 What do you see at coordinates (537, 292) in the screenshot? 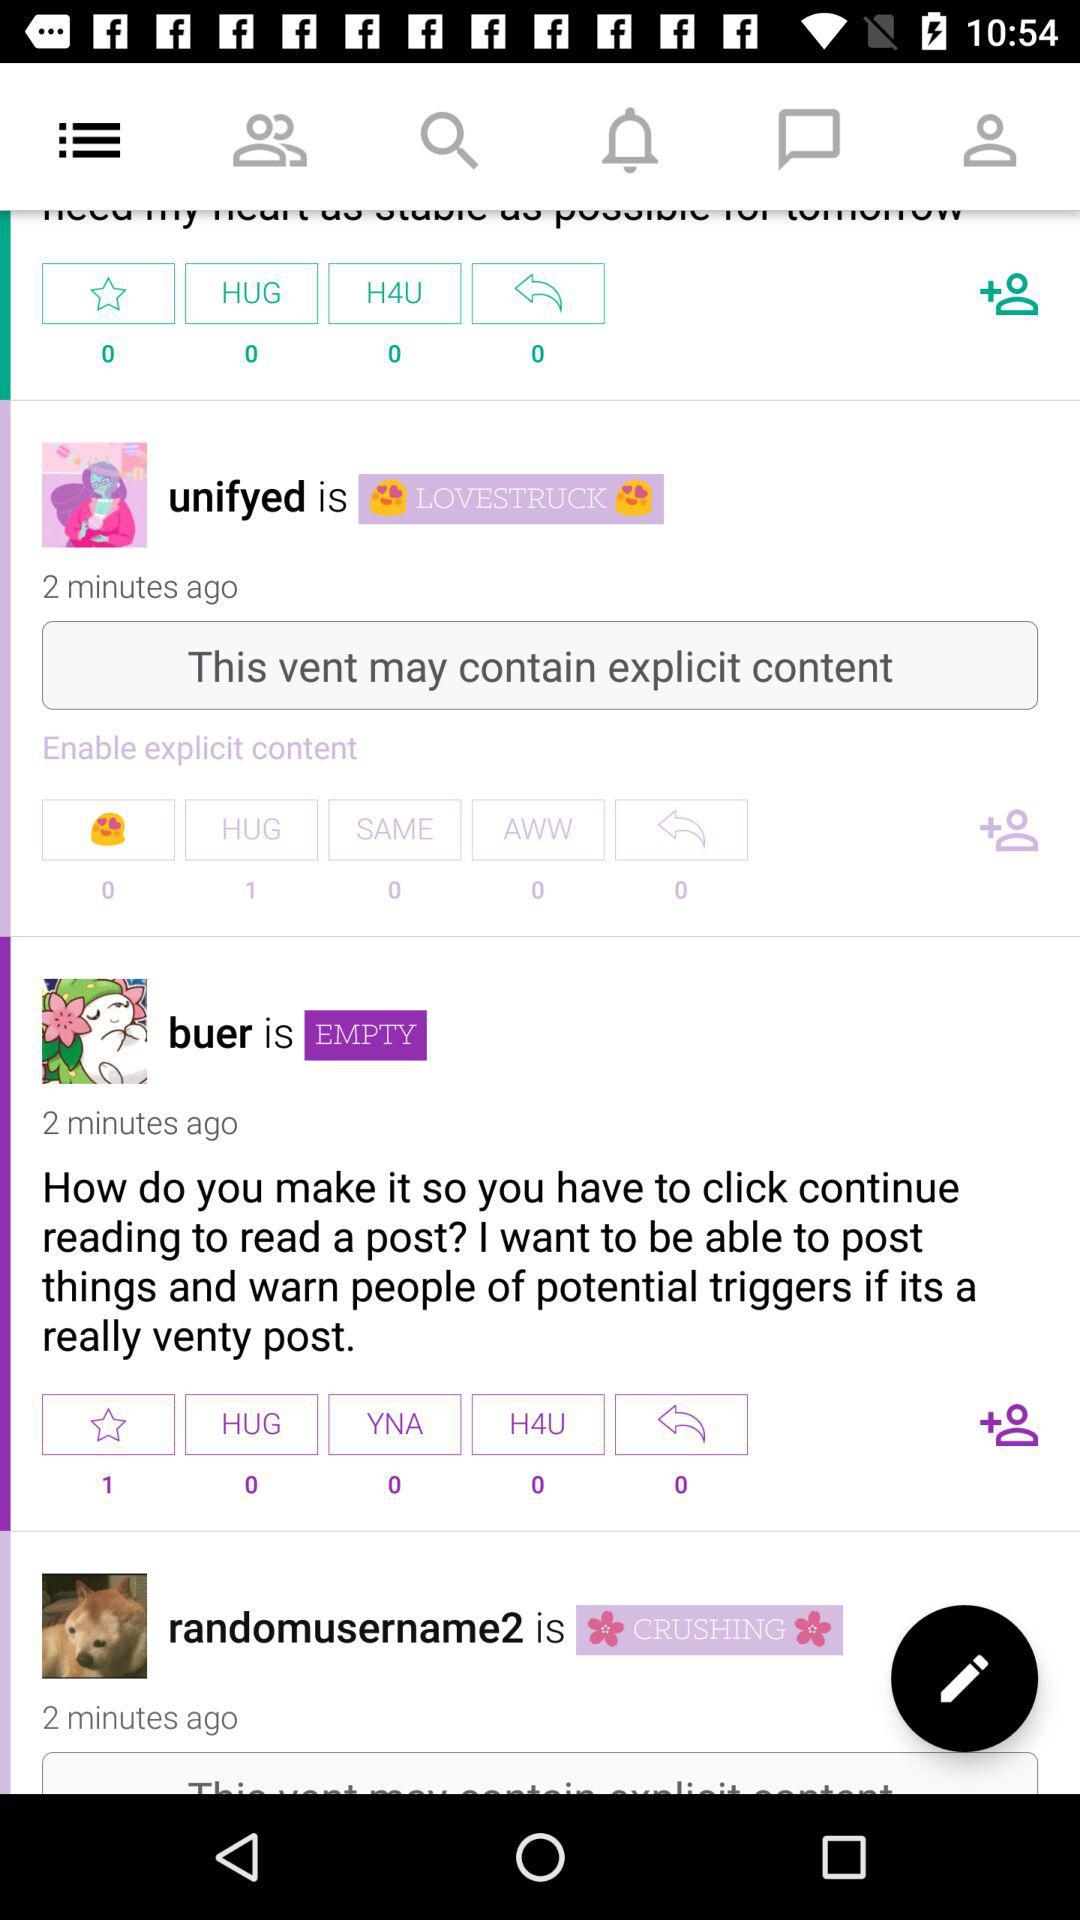
I see `the icon below please let s item` at bounding box center [537, 292].